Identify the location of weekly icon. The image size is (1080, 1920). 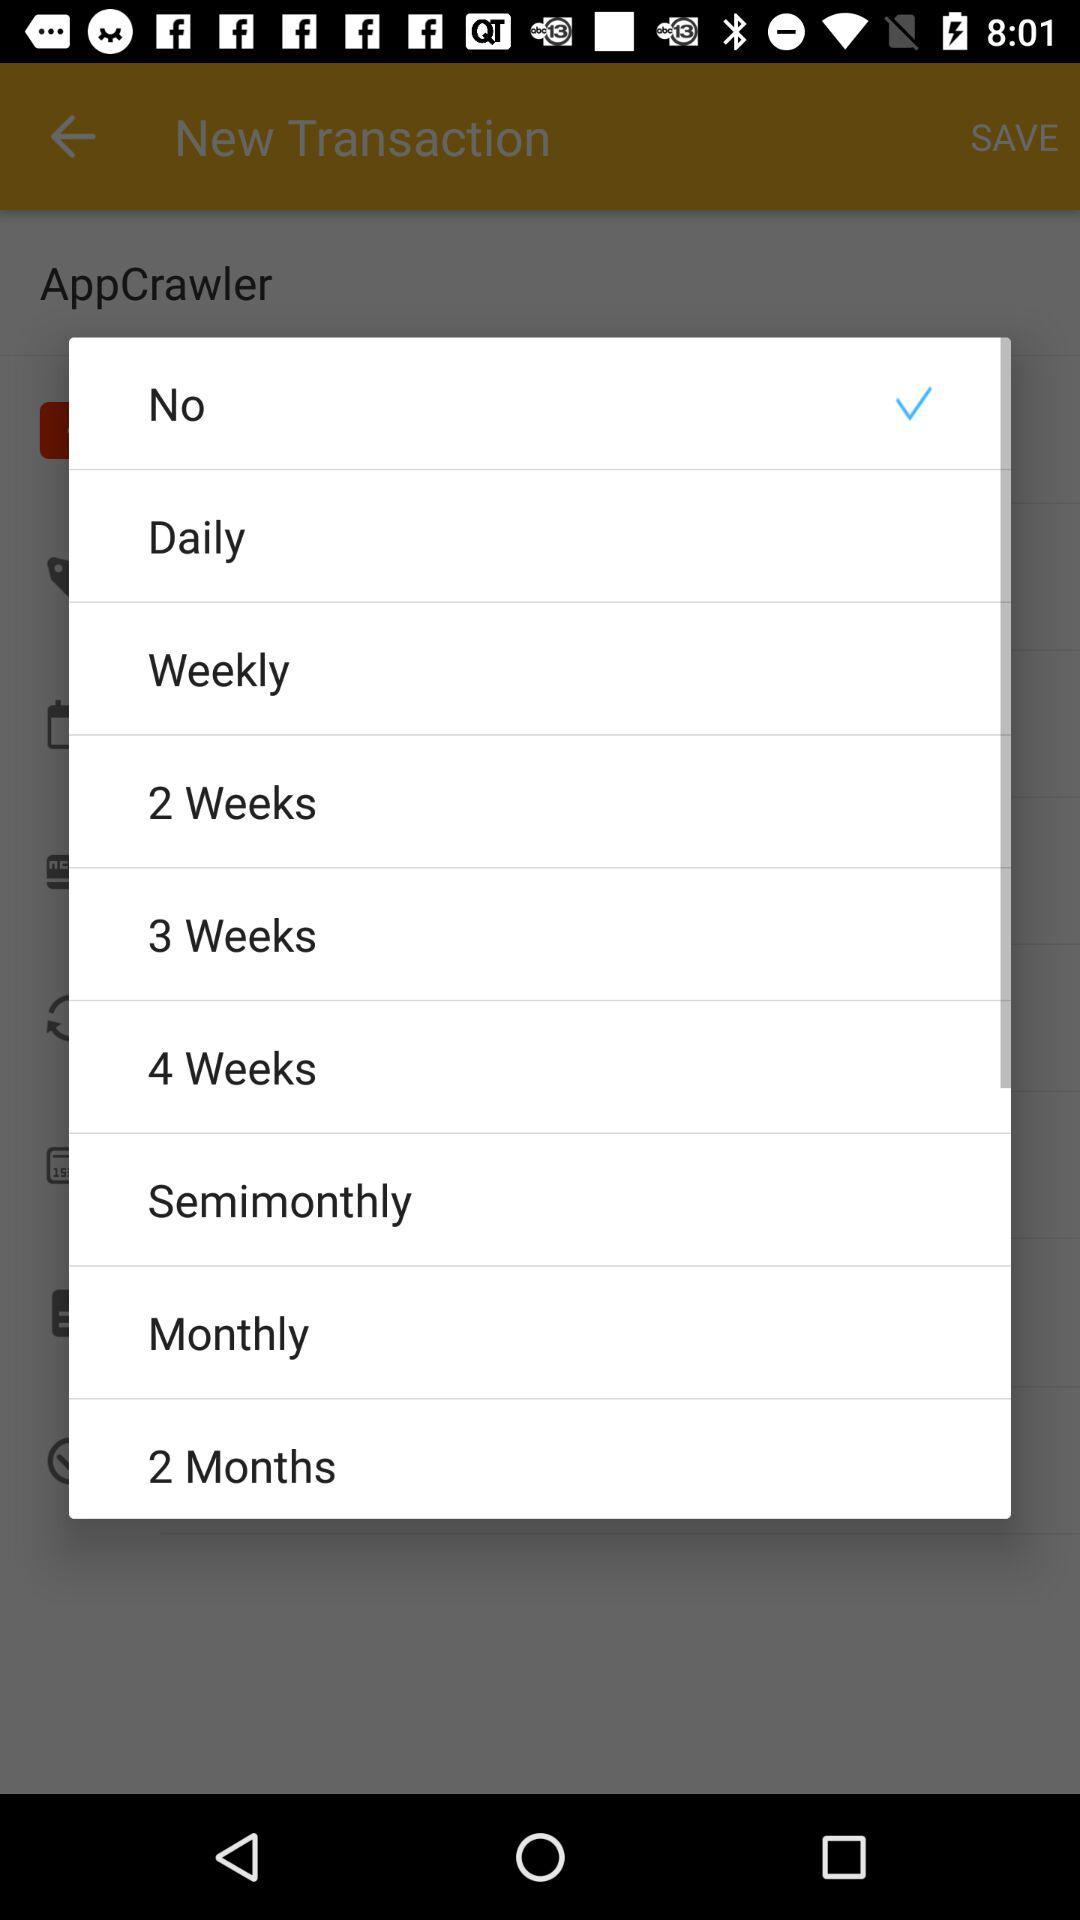
(540, 668).